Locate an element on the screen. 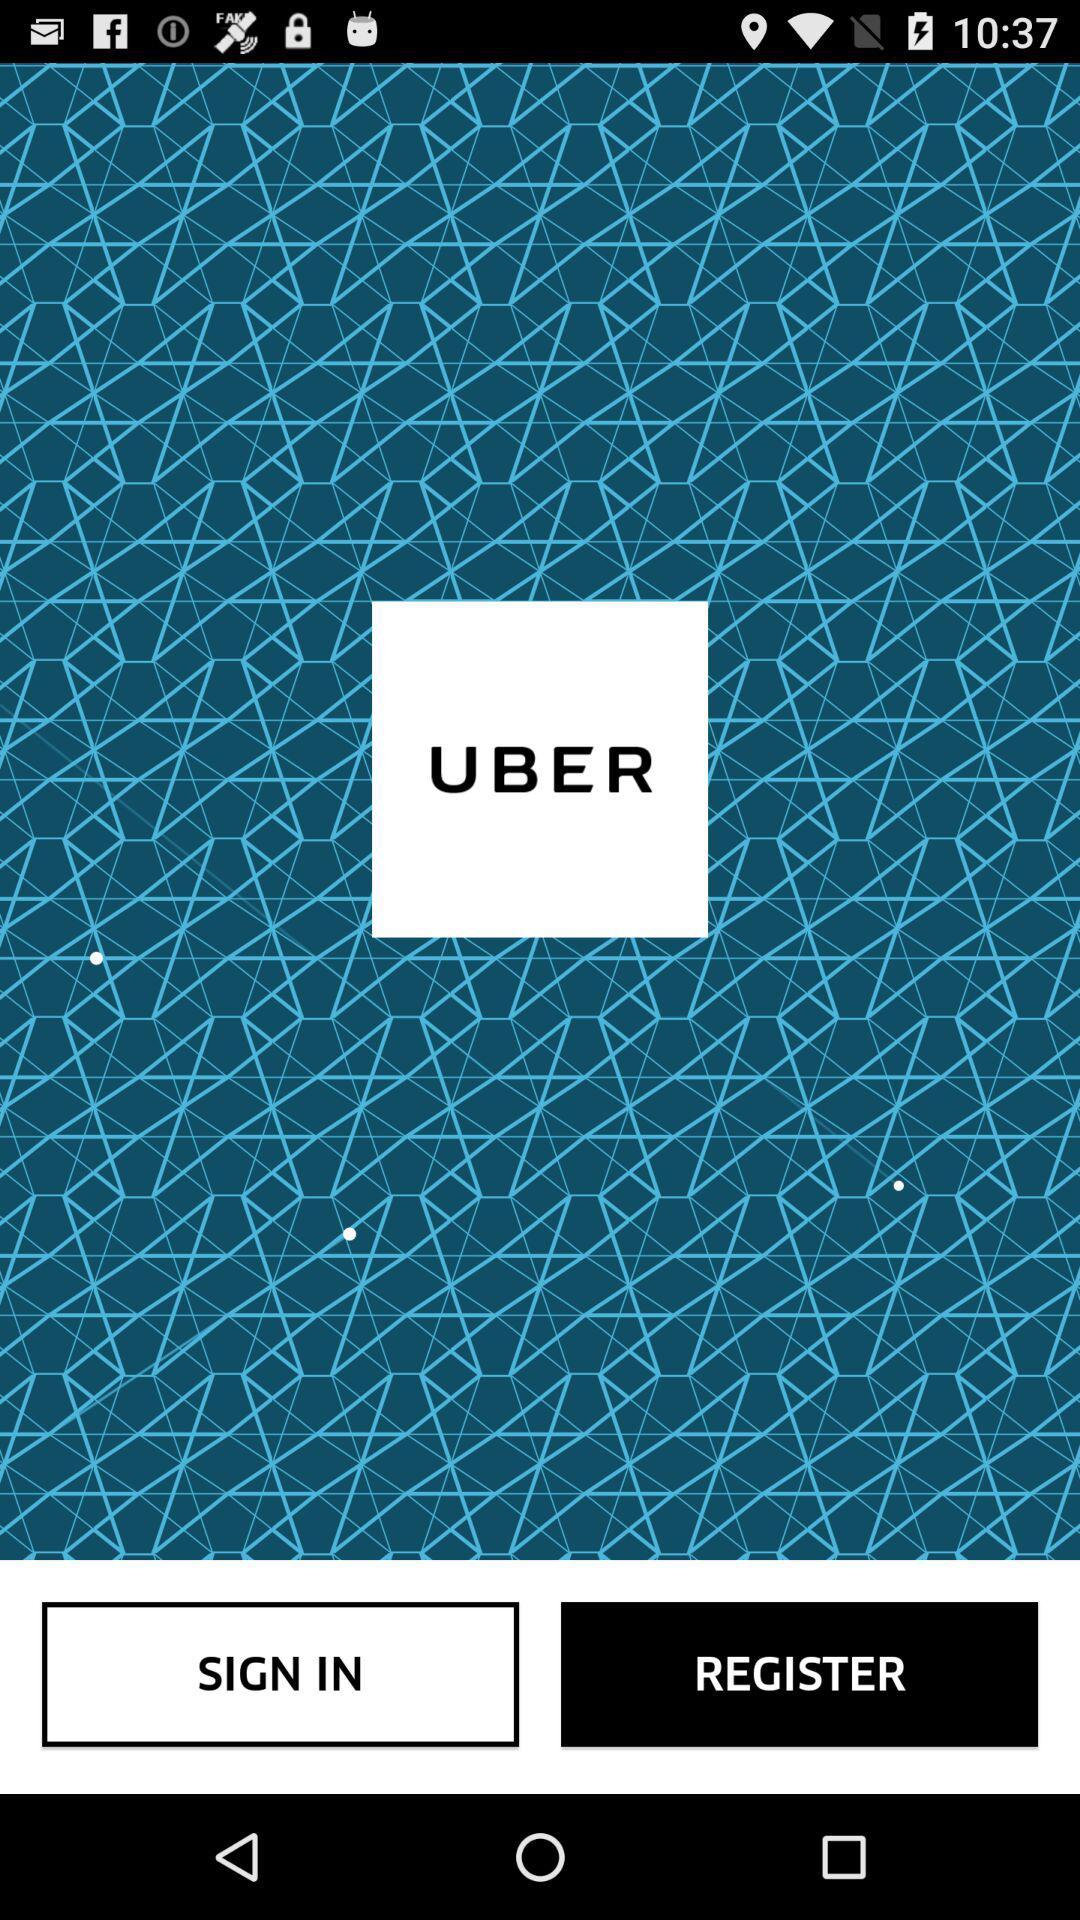 The height and width of the screenshot is (1920, 1080). the register item is located at coordinates (798, 1674).